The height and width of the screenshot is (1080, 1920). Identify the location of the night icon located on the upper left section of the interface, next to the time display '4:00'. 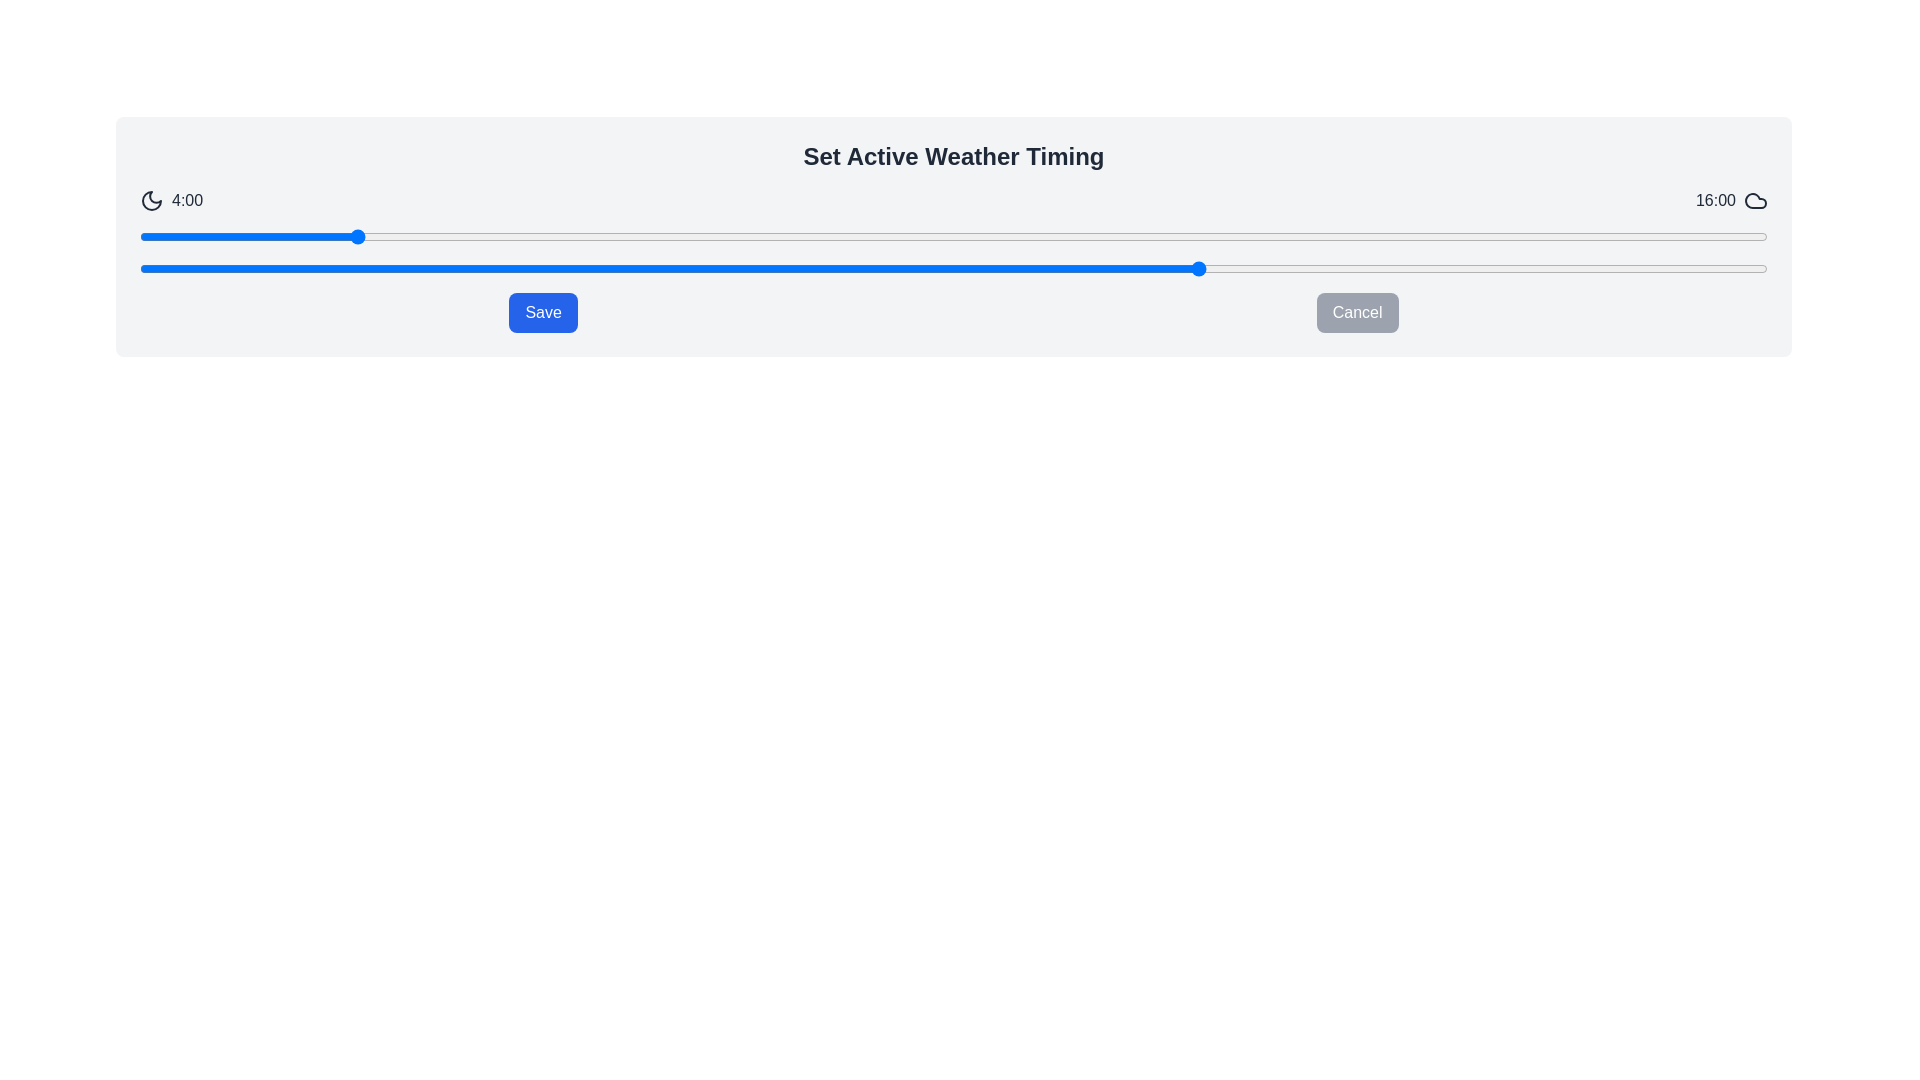
(151, 200).